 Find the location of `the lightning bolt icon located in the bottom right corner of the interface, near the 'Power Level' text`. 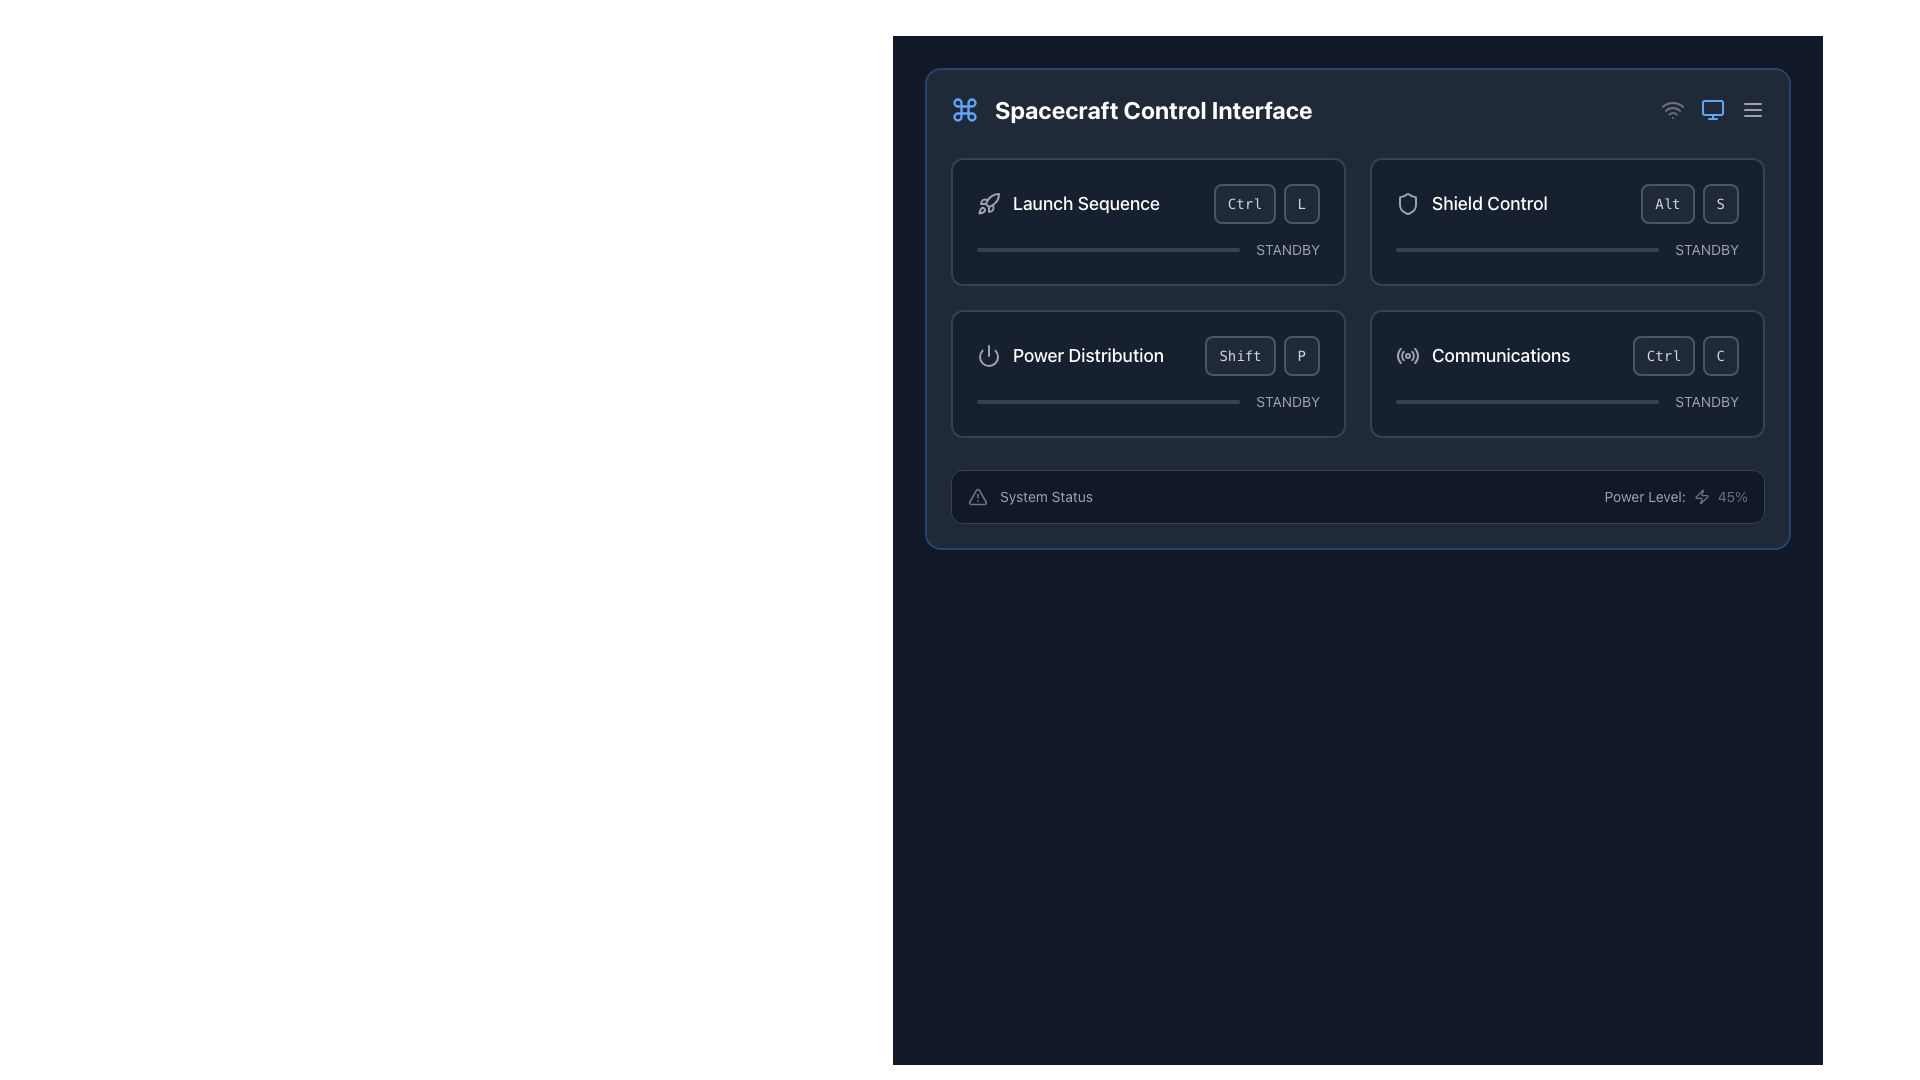

the lightning bolt icon located in the bottom right corner of the interface, near the 'Power Level' text is located at coordinates (1700, 496).